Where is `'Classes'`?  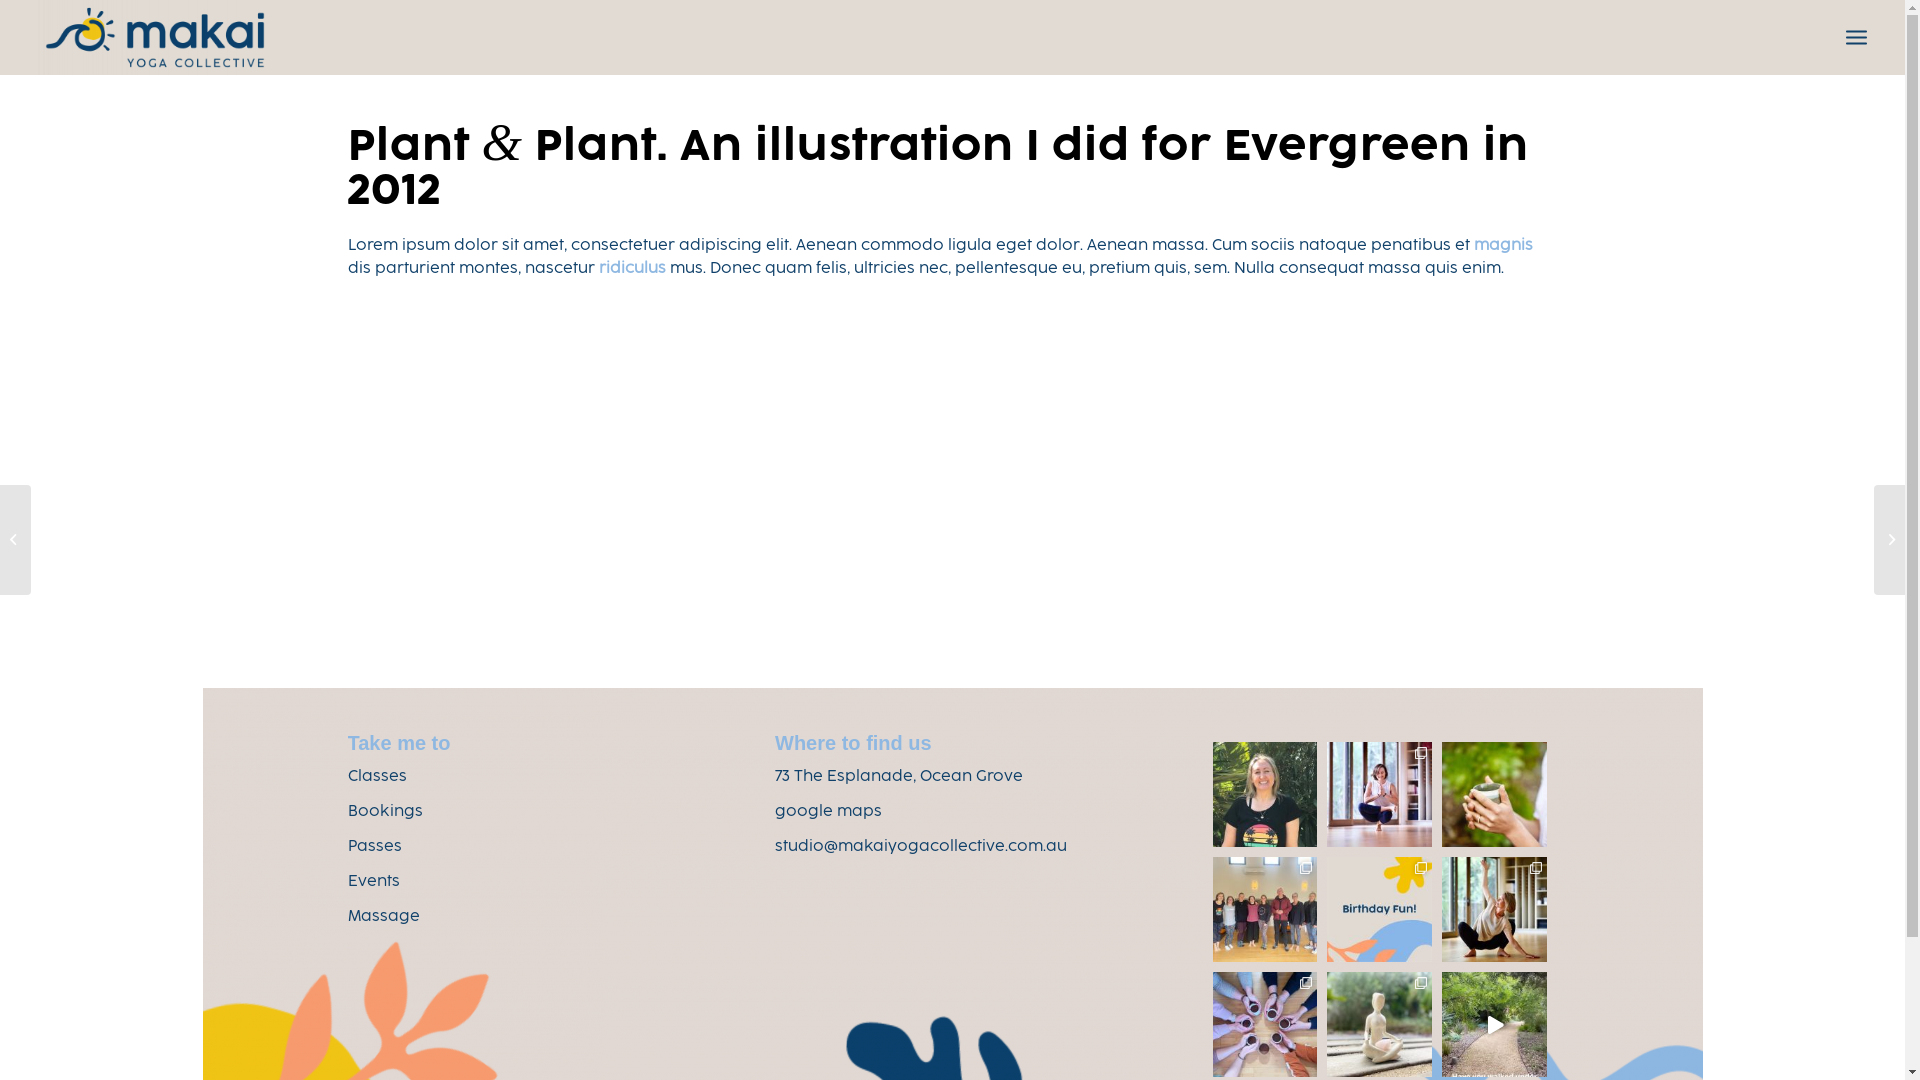
'Classes' is located at coordinates (347, 776).